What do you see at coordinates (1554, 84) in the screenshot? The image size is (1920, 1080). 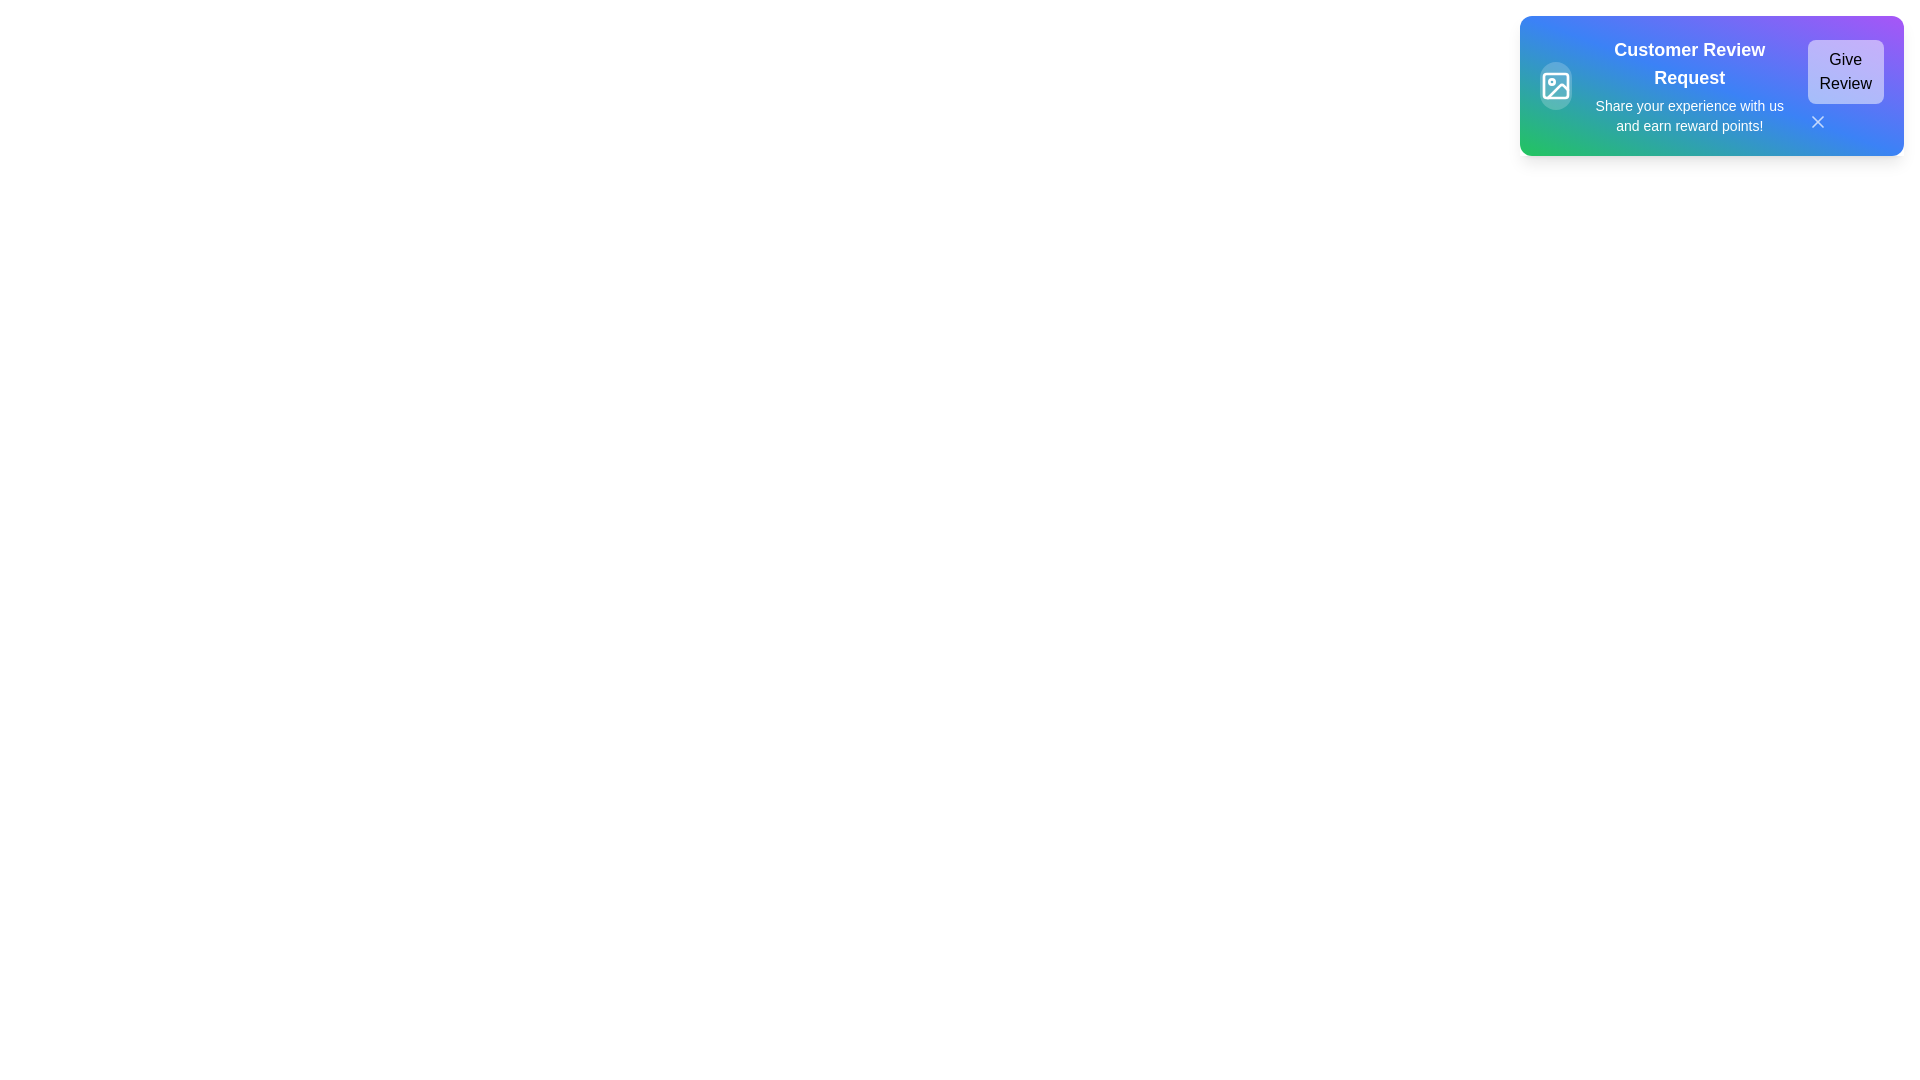 I see `the image icon in the ReviewSnackbar component` at bounding box center [1554, 84].